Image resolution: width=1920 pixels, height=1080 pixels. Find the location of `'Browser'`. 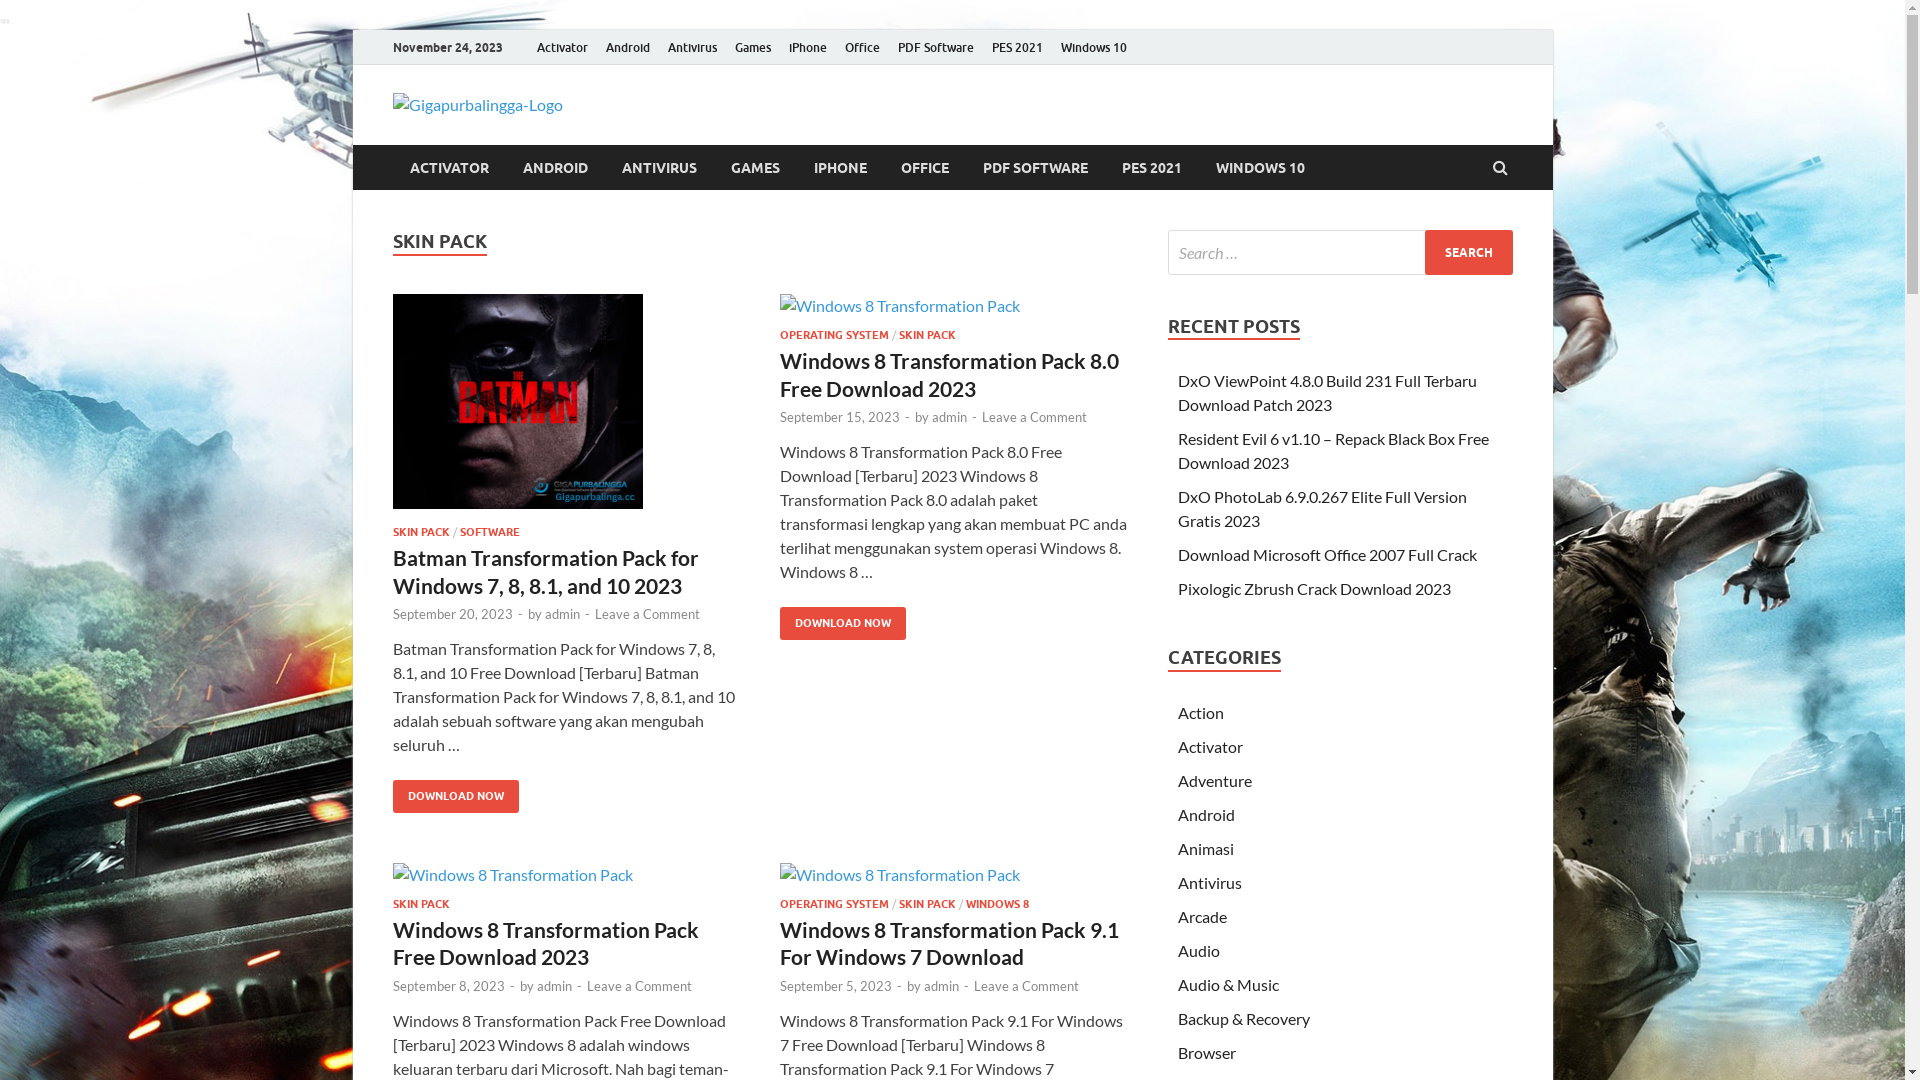

'Browser' is located at coordinates (1205, 1051).